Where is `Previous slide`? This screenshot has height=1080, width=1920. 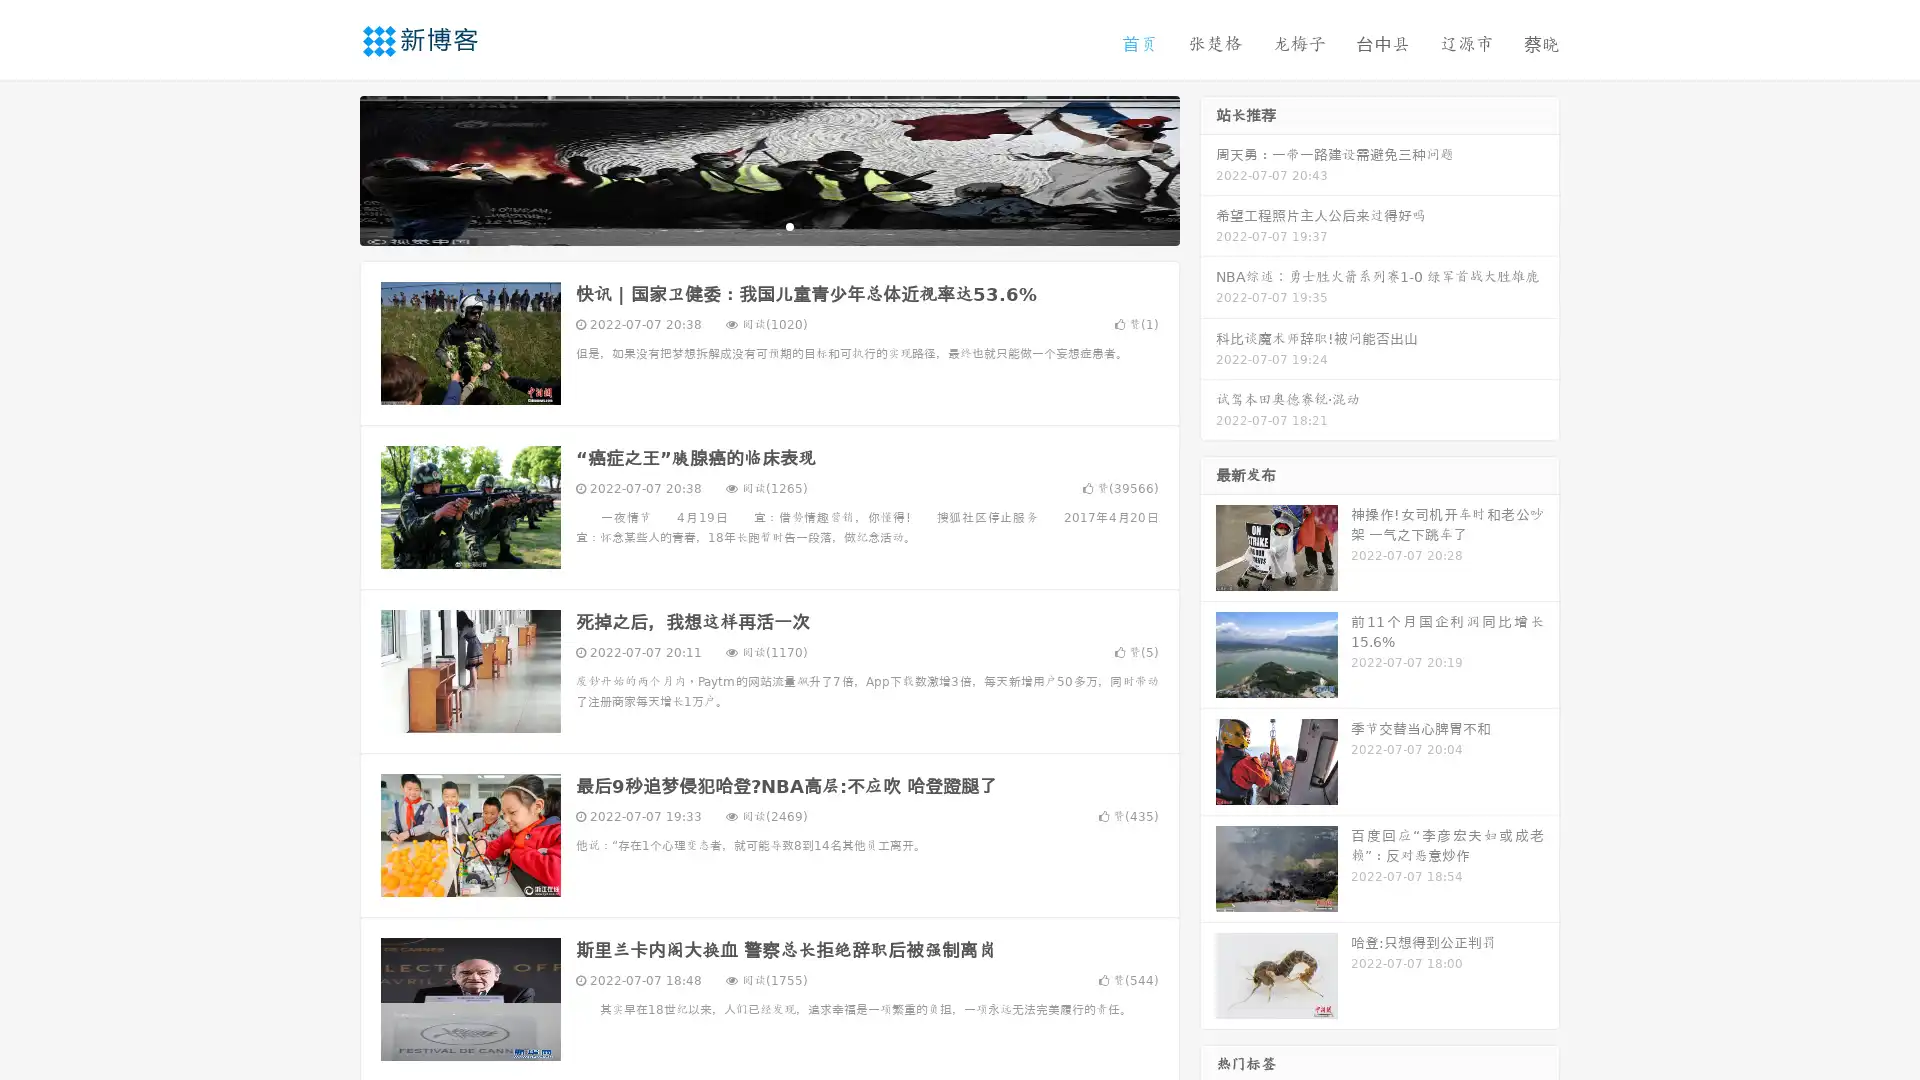 Previous slide is located at coordinates (330, 168).